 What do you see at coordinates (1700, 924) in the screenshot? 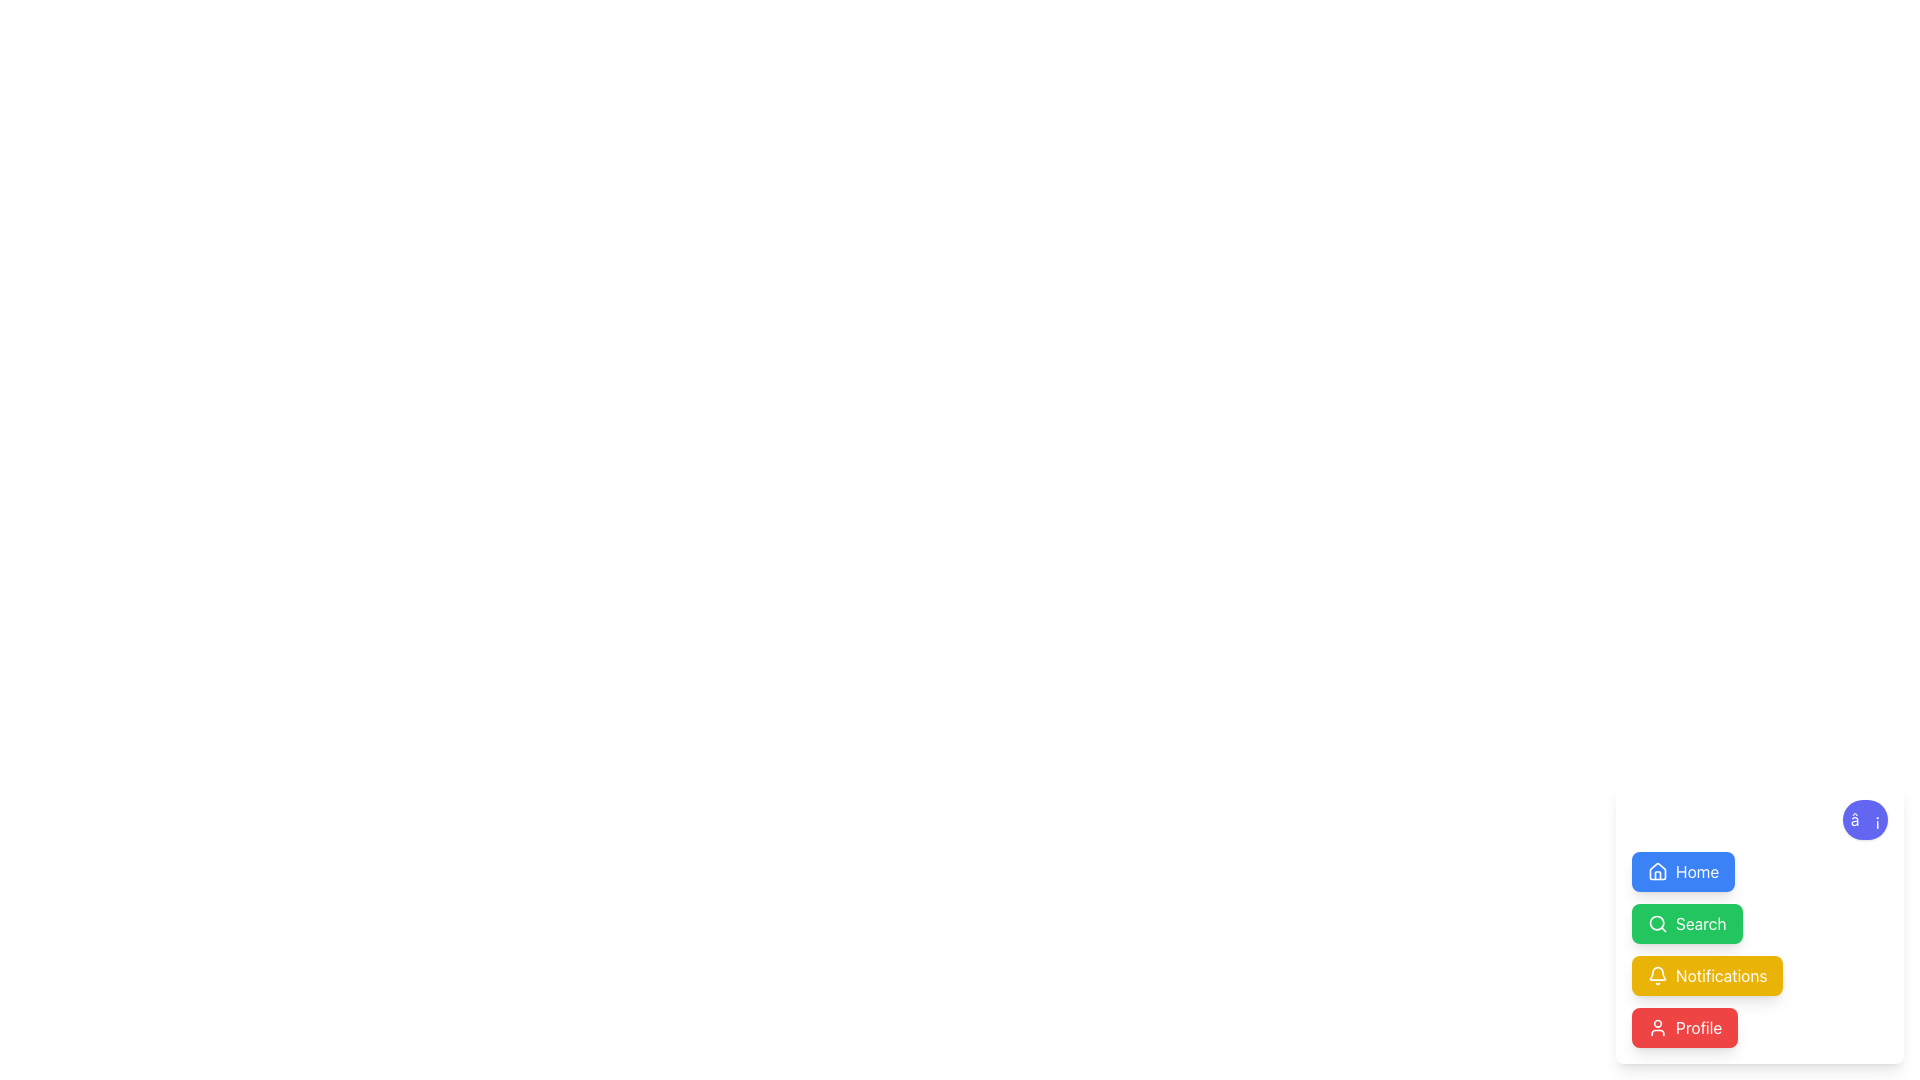
I see `the text label within the search button, which is the second button in the bottom-right corner of the interface` at bounding box center [1700, 924].